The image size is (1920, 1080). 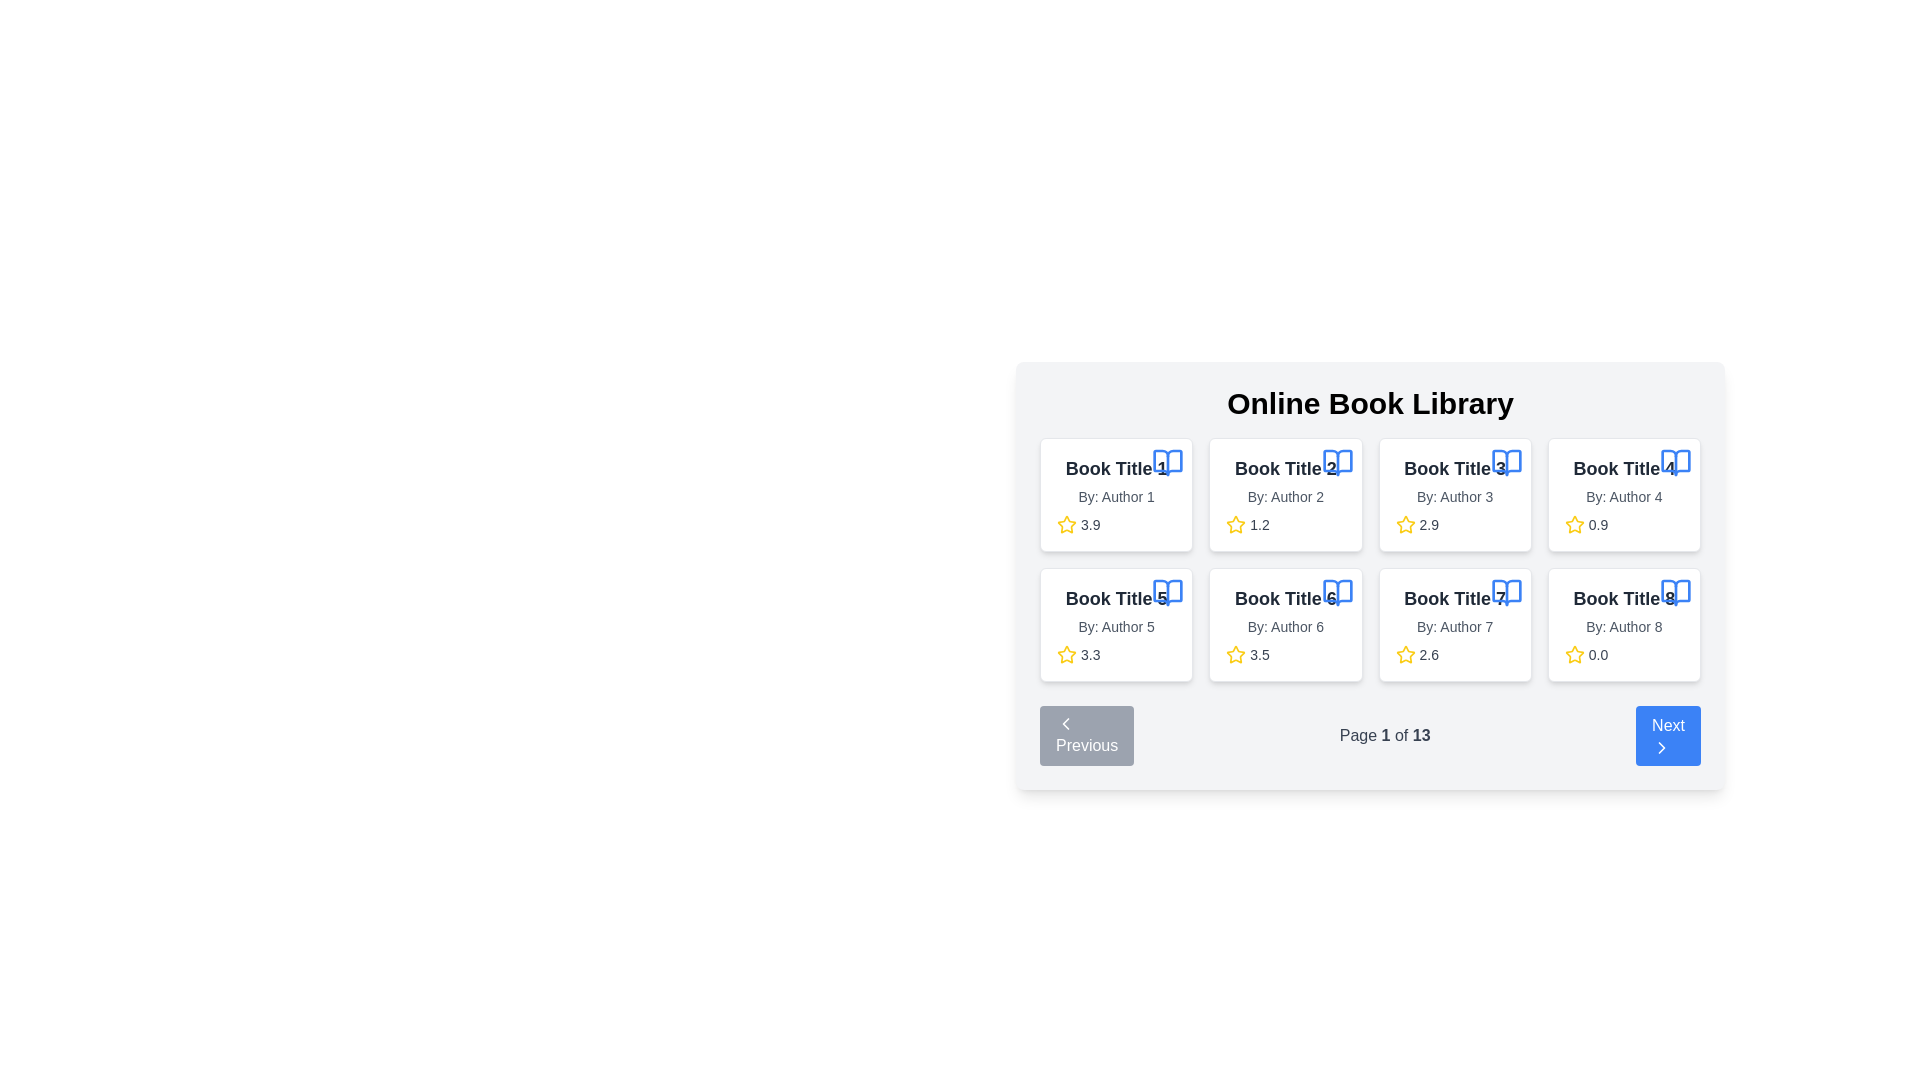 What do you see at coordinates (1624, 496) in the screenshot?
I see `text label displaying the author of the book titled 'Book Title 4', located beneath the title and above the rating section in the fourth book card` at bounding box center [1624, 496].